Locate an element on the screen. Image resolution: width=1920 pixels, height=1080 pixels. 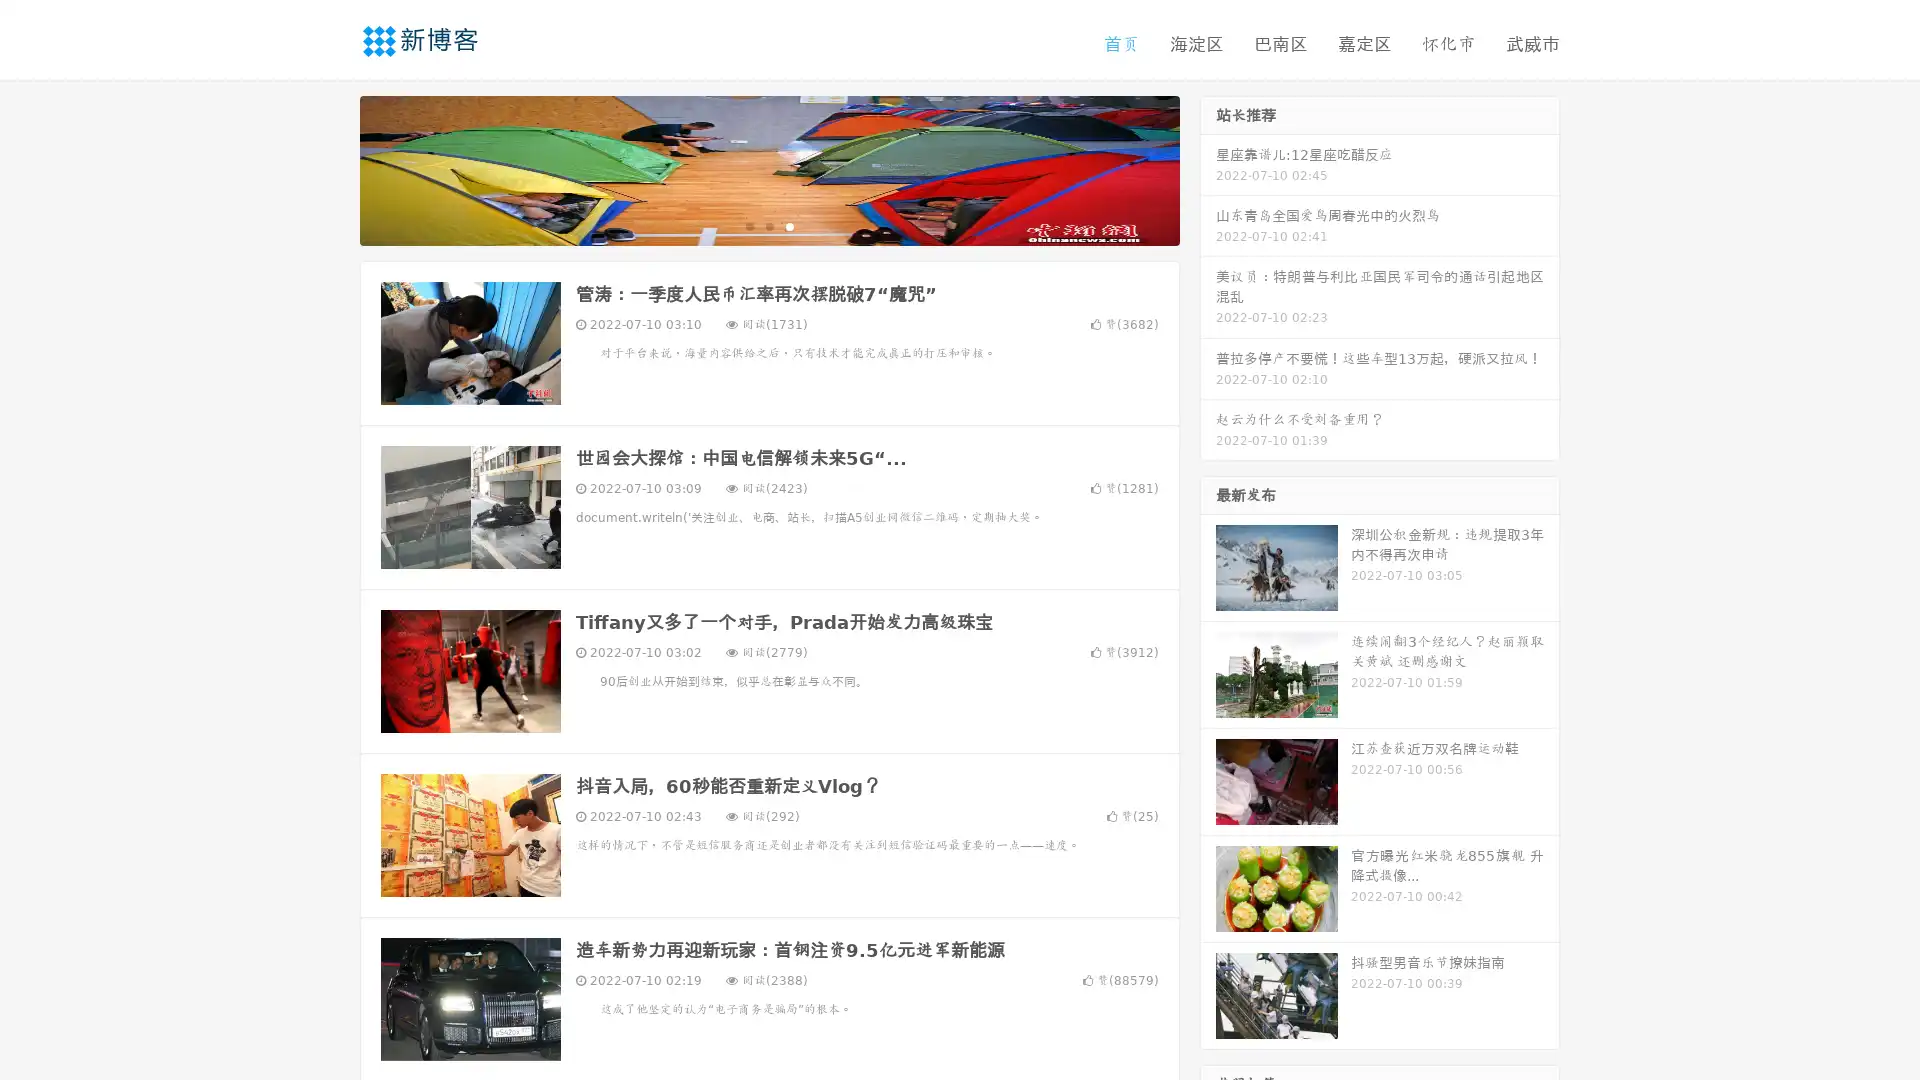
Previous slide is located at coordinates (330, 168).